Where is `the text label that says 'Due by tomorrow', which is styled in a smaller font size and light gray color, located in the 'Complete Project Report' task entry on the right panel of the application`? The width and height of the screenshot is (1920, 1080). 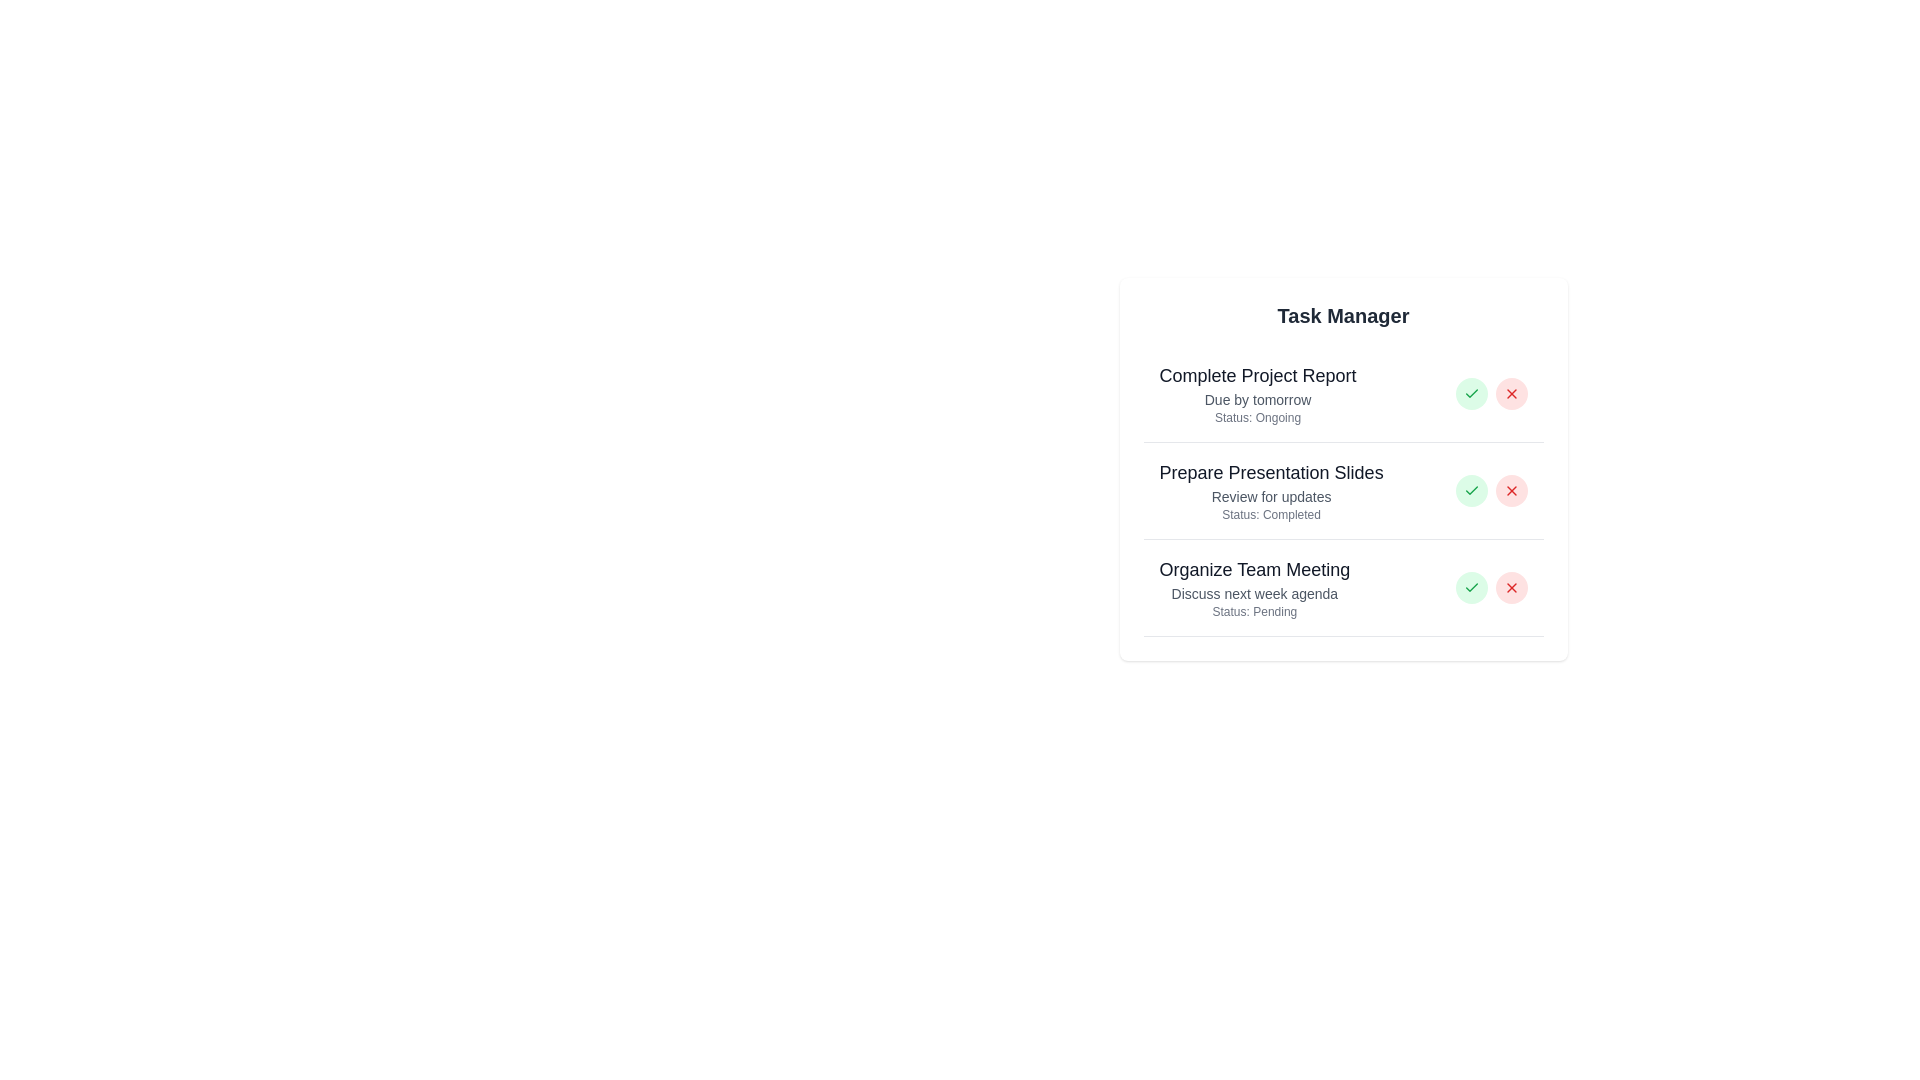 the text label that says 'Due by tomorrow', which is styled in a smaller font size and light gray color, located in the 'Complete Project Report' task entry on the right panel of the application is located at coordinates (1256, 400).